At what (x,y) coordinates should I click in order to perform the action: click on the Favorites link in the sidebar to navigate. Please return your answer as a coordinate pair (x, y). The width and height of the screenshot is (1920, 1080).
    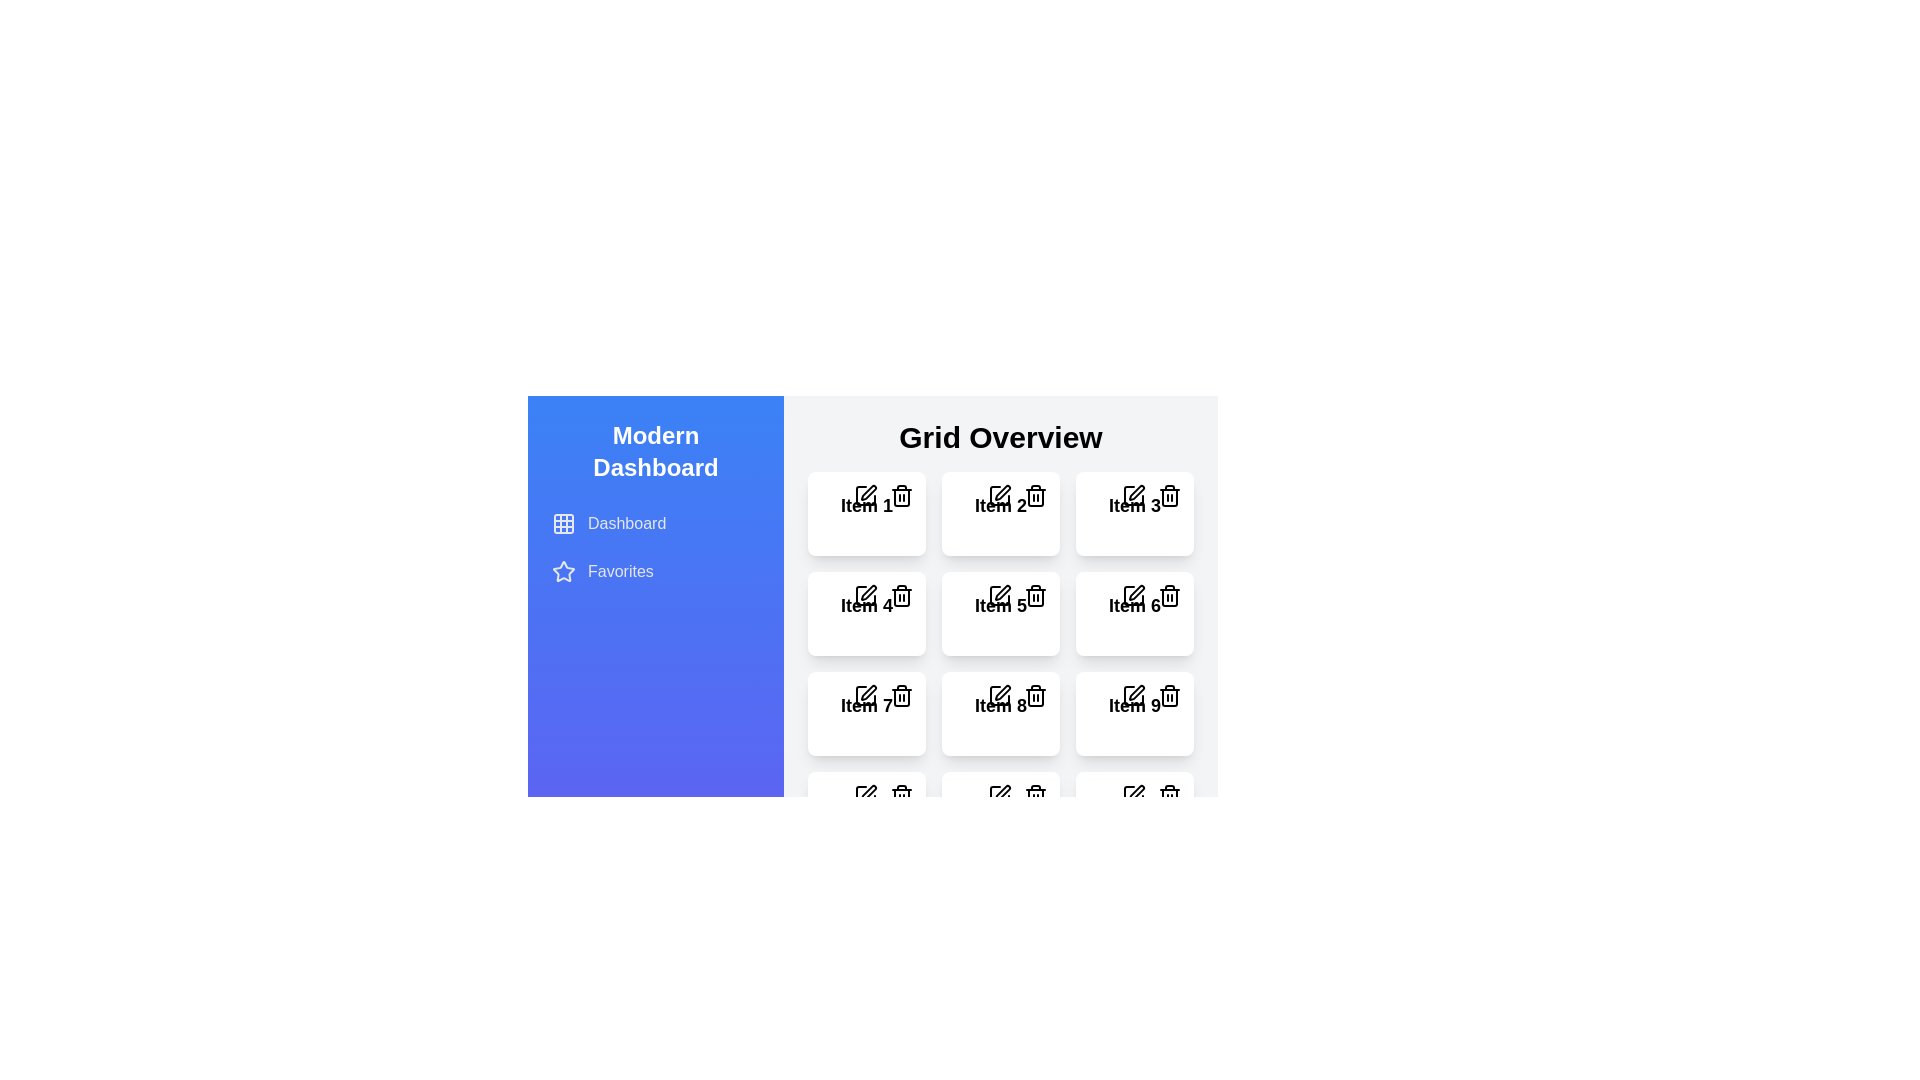
    Looking at the image, I should click on (656, 571).